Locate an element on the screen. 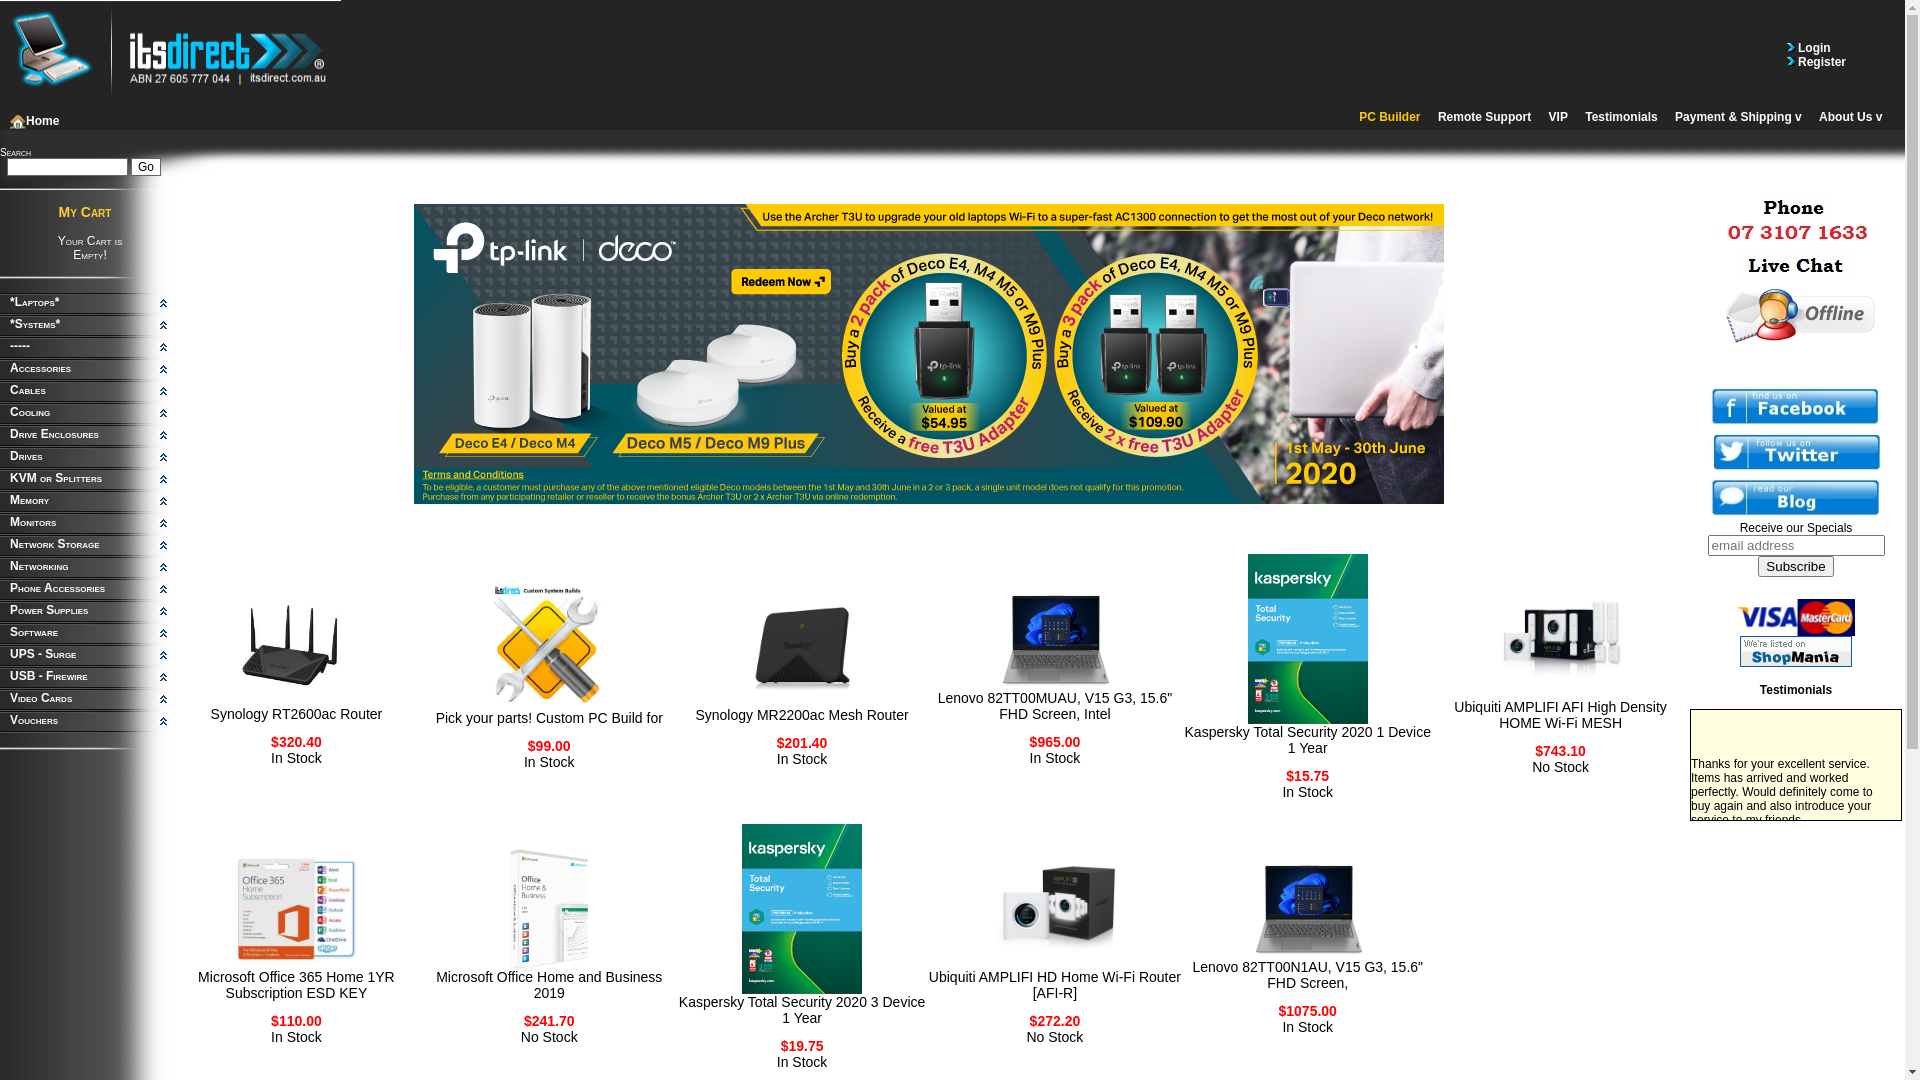  'My Cart is located at coordinates (0, 231).